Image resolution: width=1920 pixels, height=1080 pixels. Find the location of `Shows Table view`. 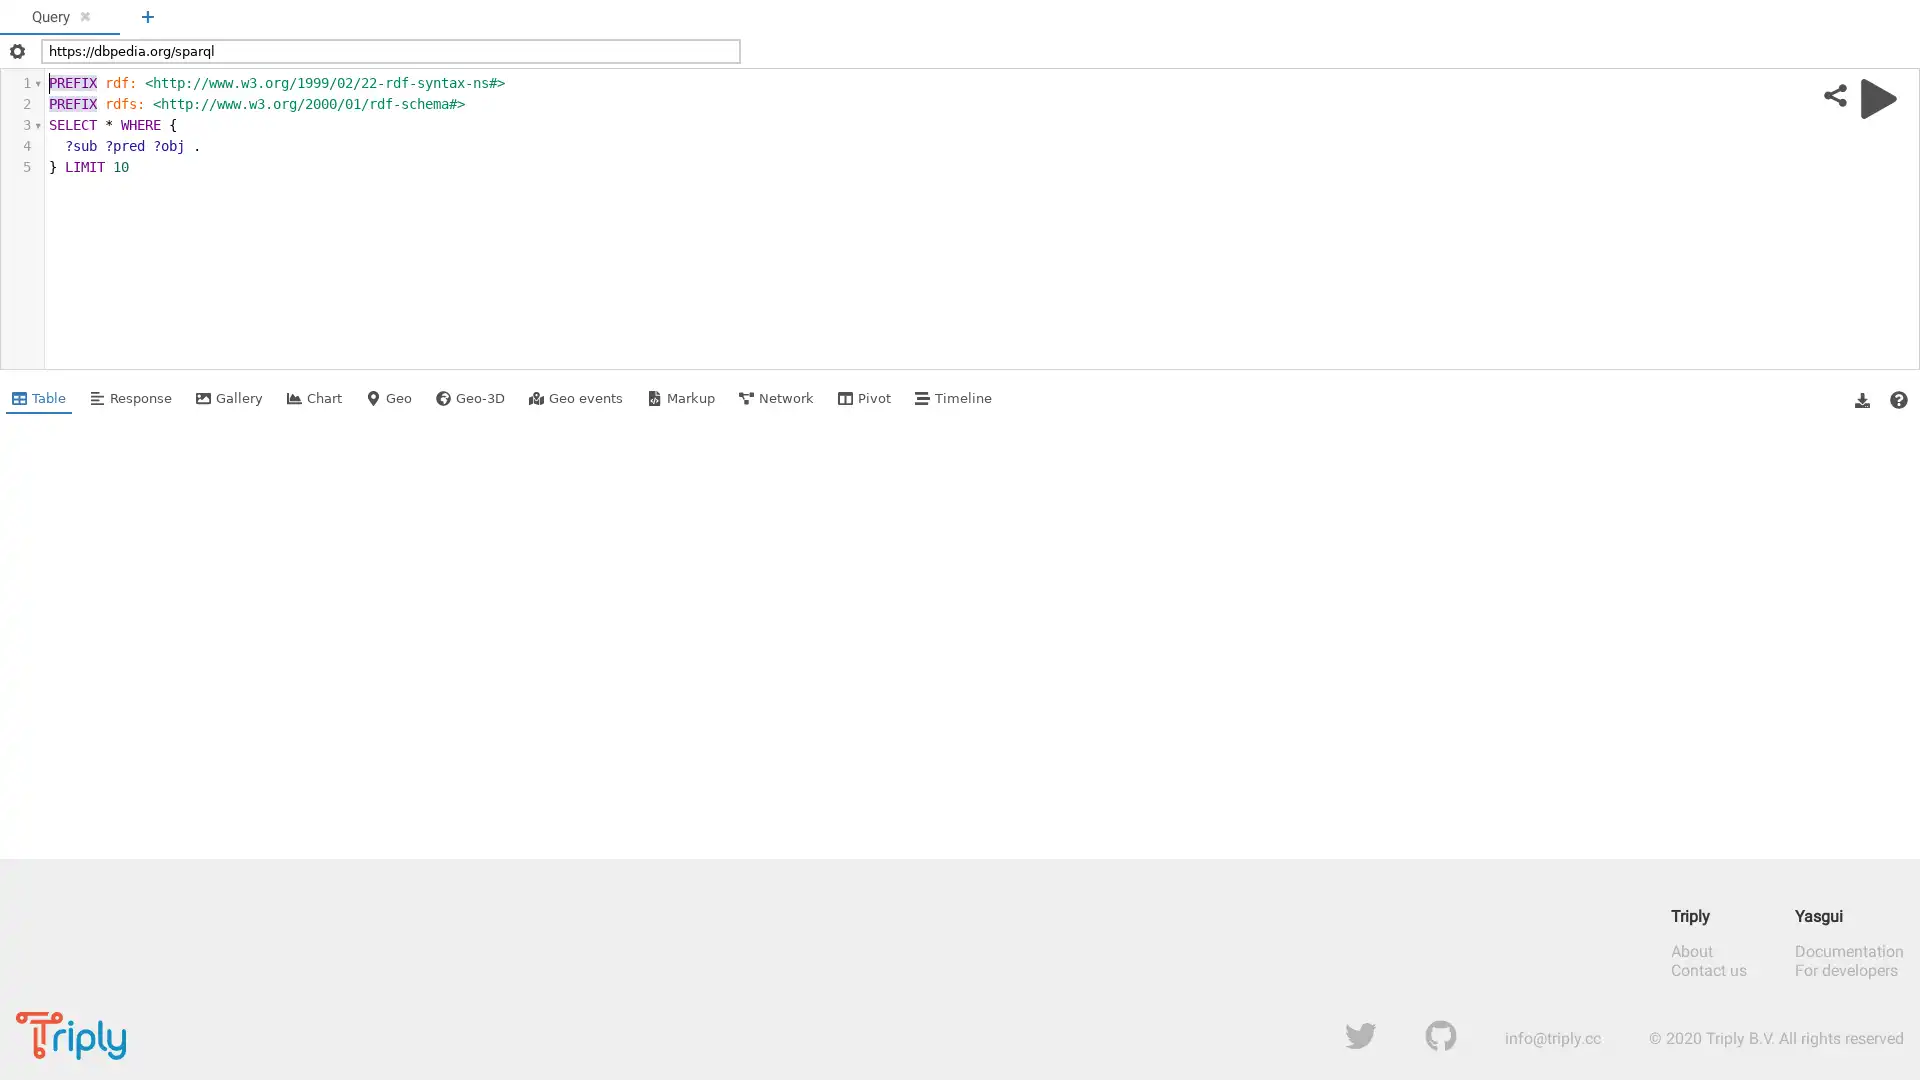

Shows Table view is located at coordinates (38, 399).